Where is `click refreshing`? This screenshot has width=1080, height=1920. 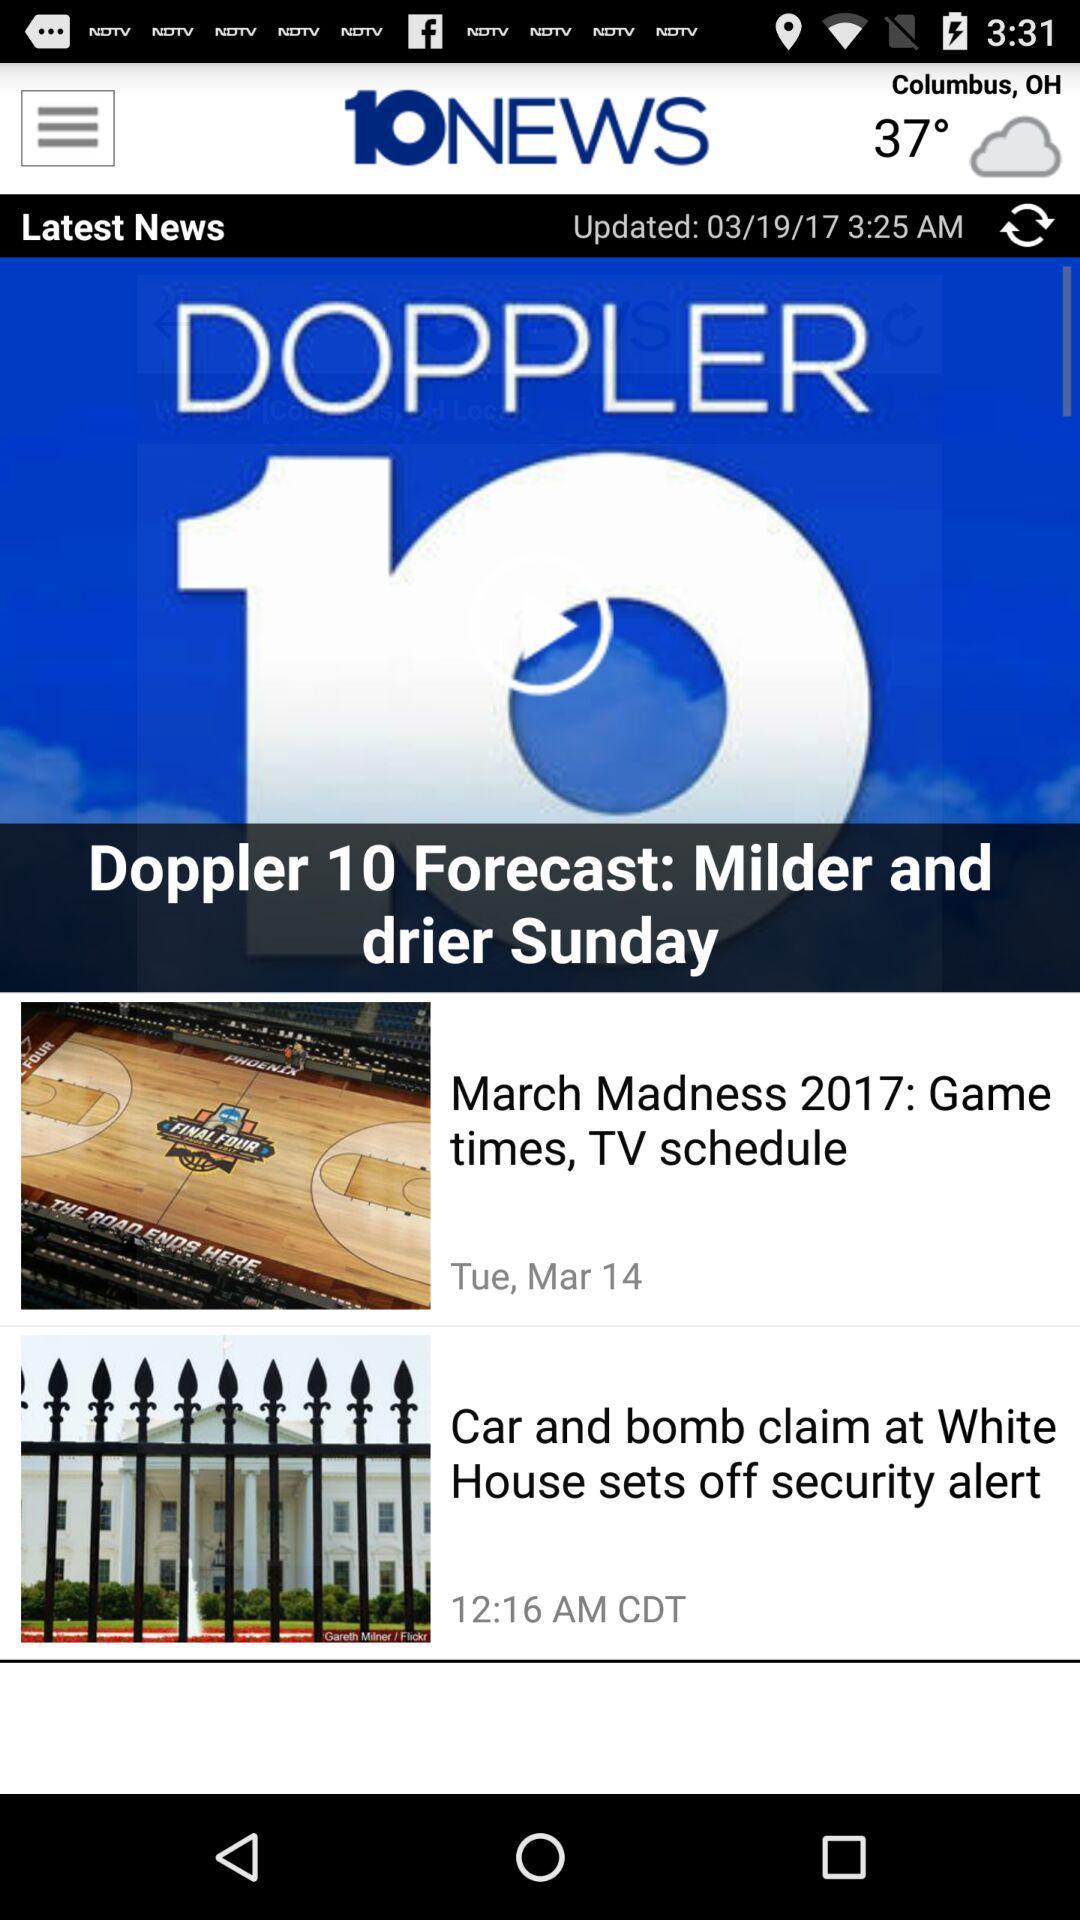 click refreshing is located at coordinates (1027, 225).